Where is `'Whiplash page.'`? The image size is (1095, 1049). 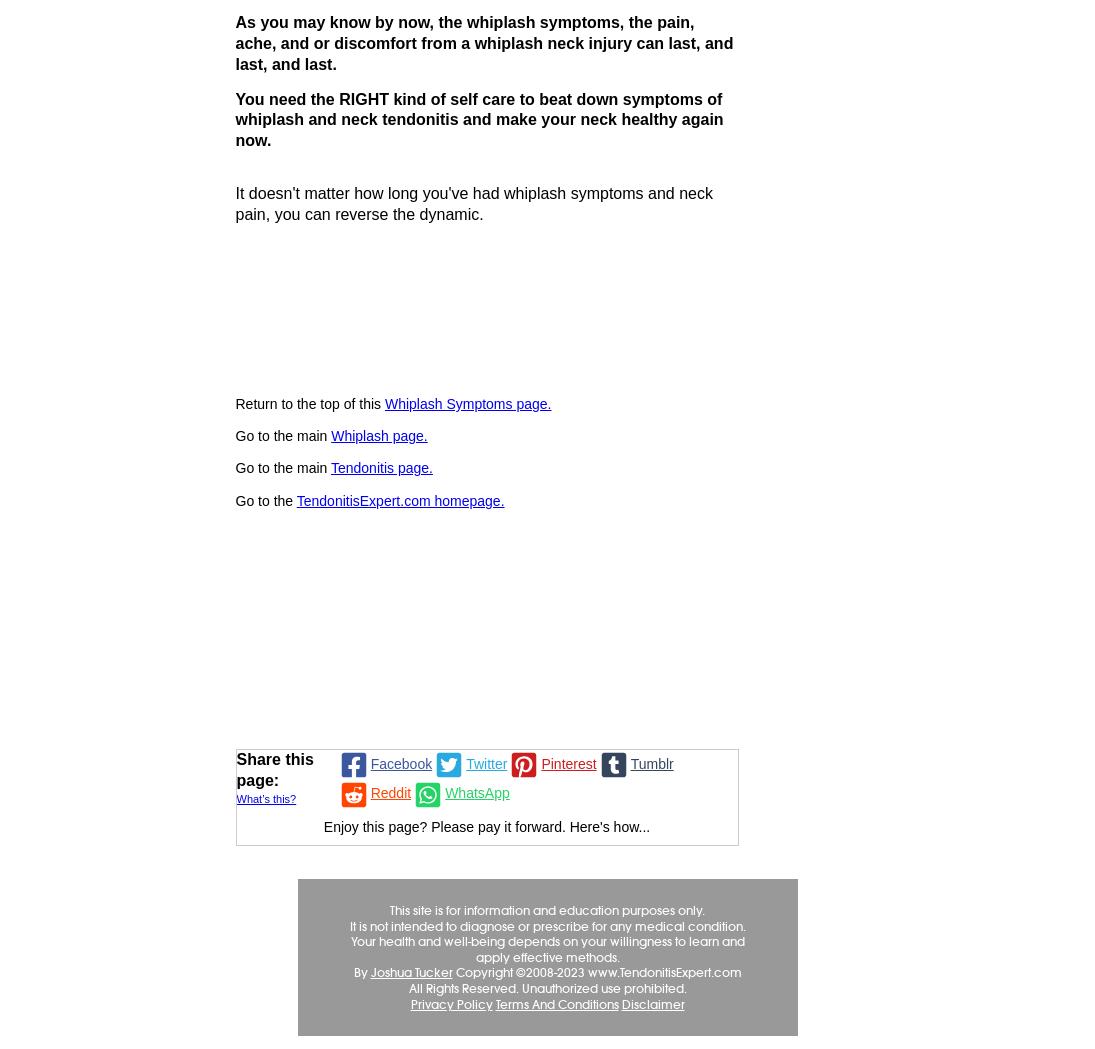
'Whiplash page.' is located at coordinates (331, 434).